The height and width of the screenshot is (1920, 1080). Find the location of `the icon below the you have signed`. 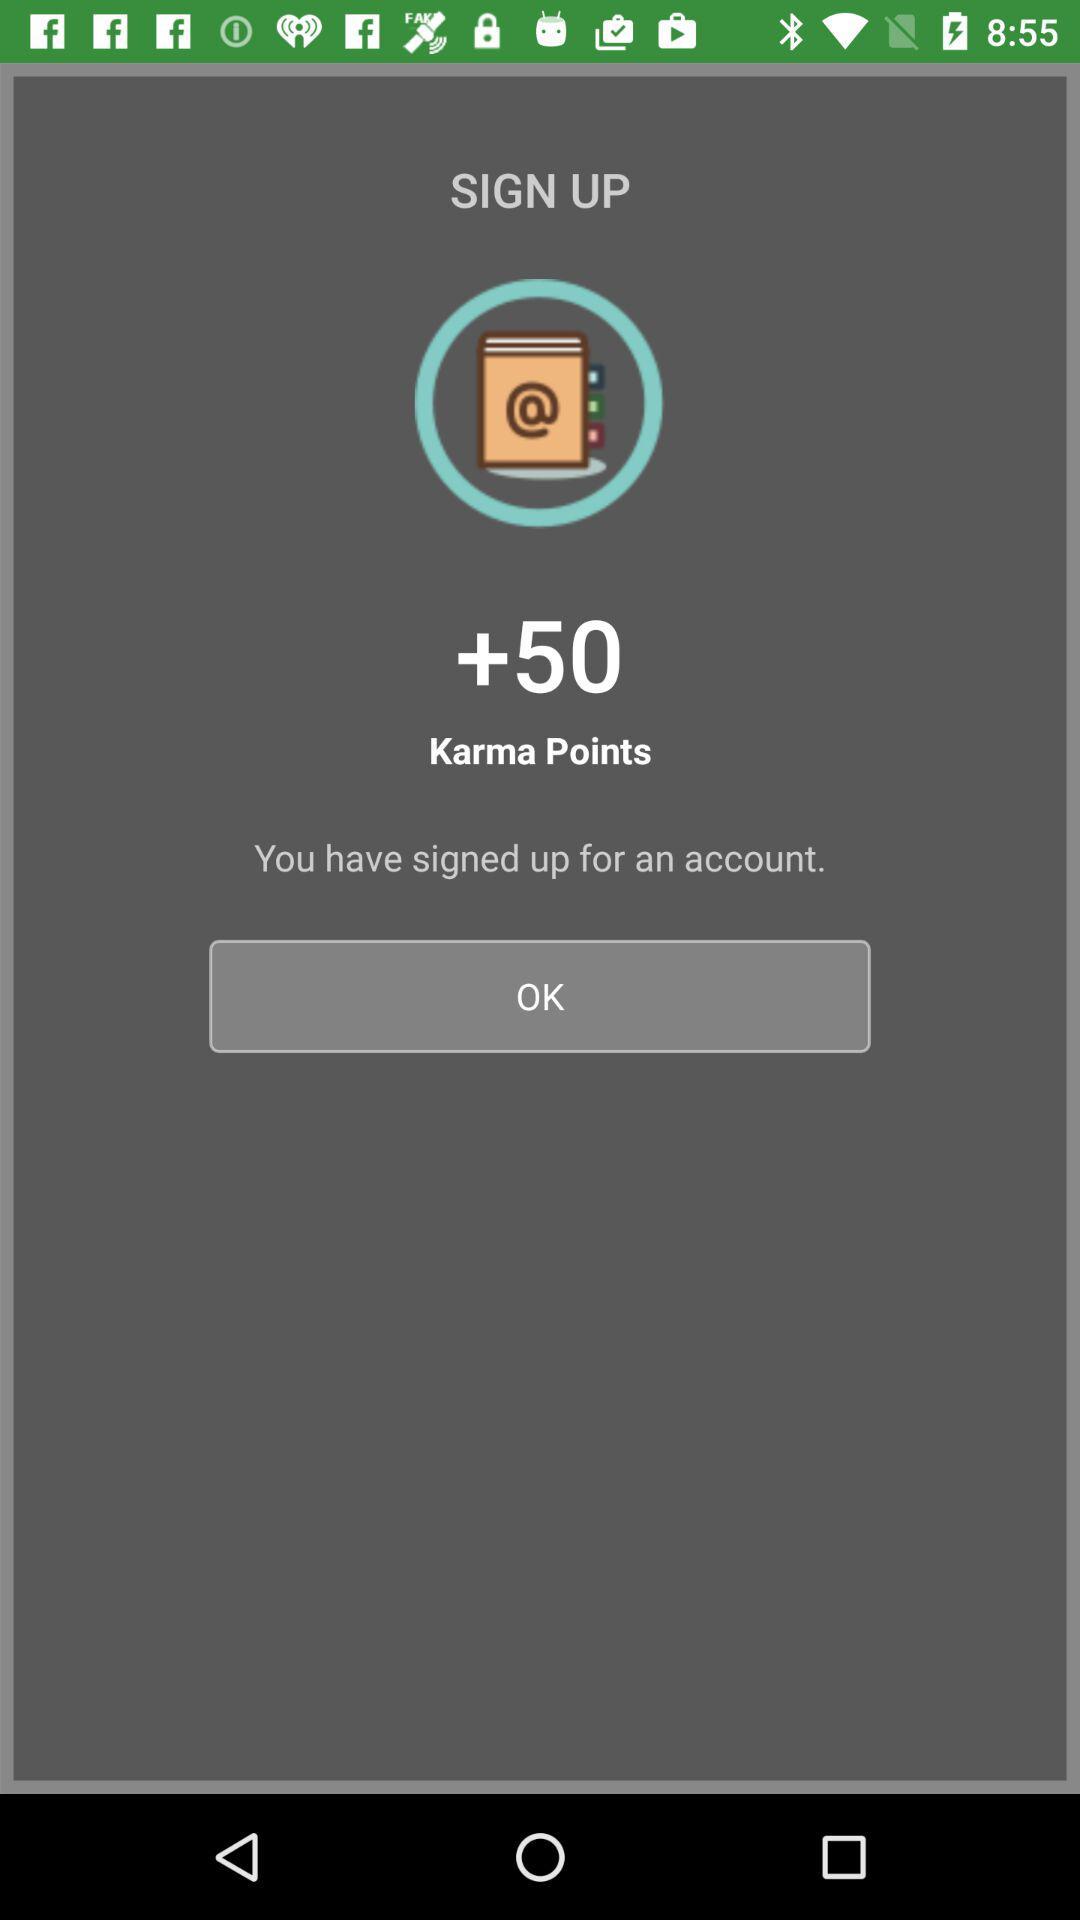

the icon below the you have signed is located at coordinates (540, 996).